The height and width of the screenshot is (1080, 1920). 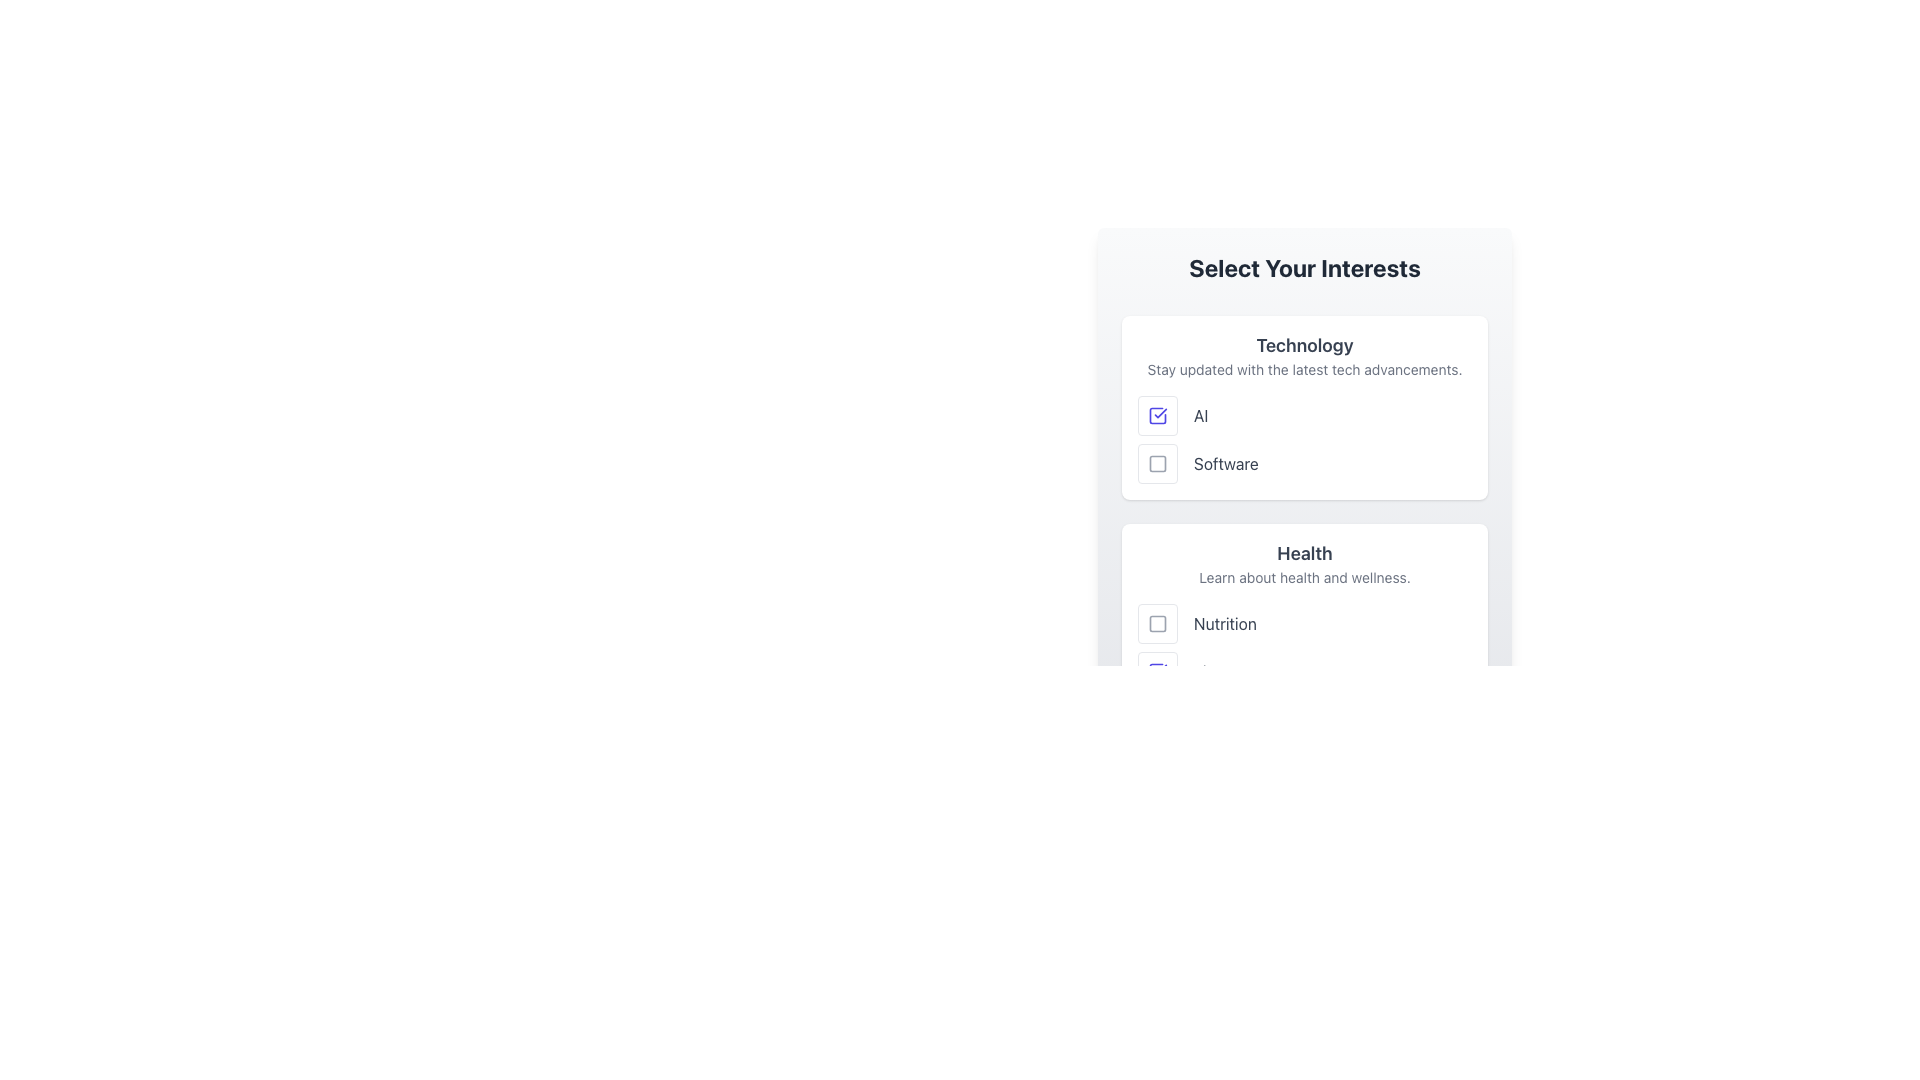 I want to click on the first selectable option button located within the 'Technology' card, positioned to the left of the text 'Software', to trigger tooltip or visual feedback, so click(x=1157, y=463).